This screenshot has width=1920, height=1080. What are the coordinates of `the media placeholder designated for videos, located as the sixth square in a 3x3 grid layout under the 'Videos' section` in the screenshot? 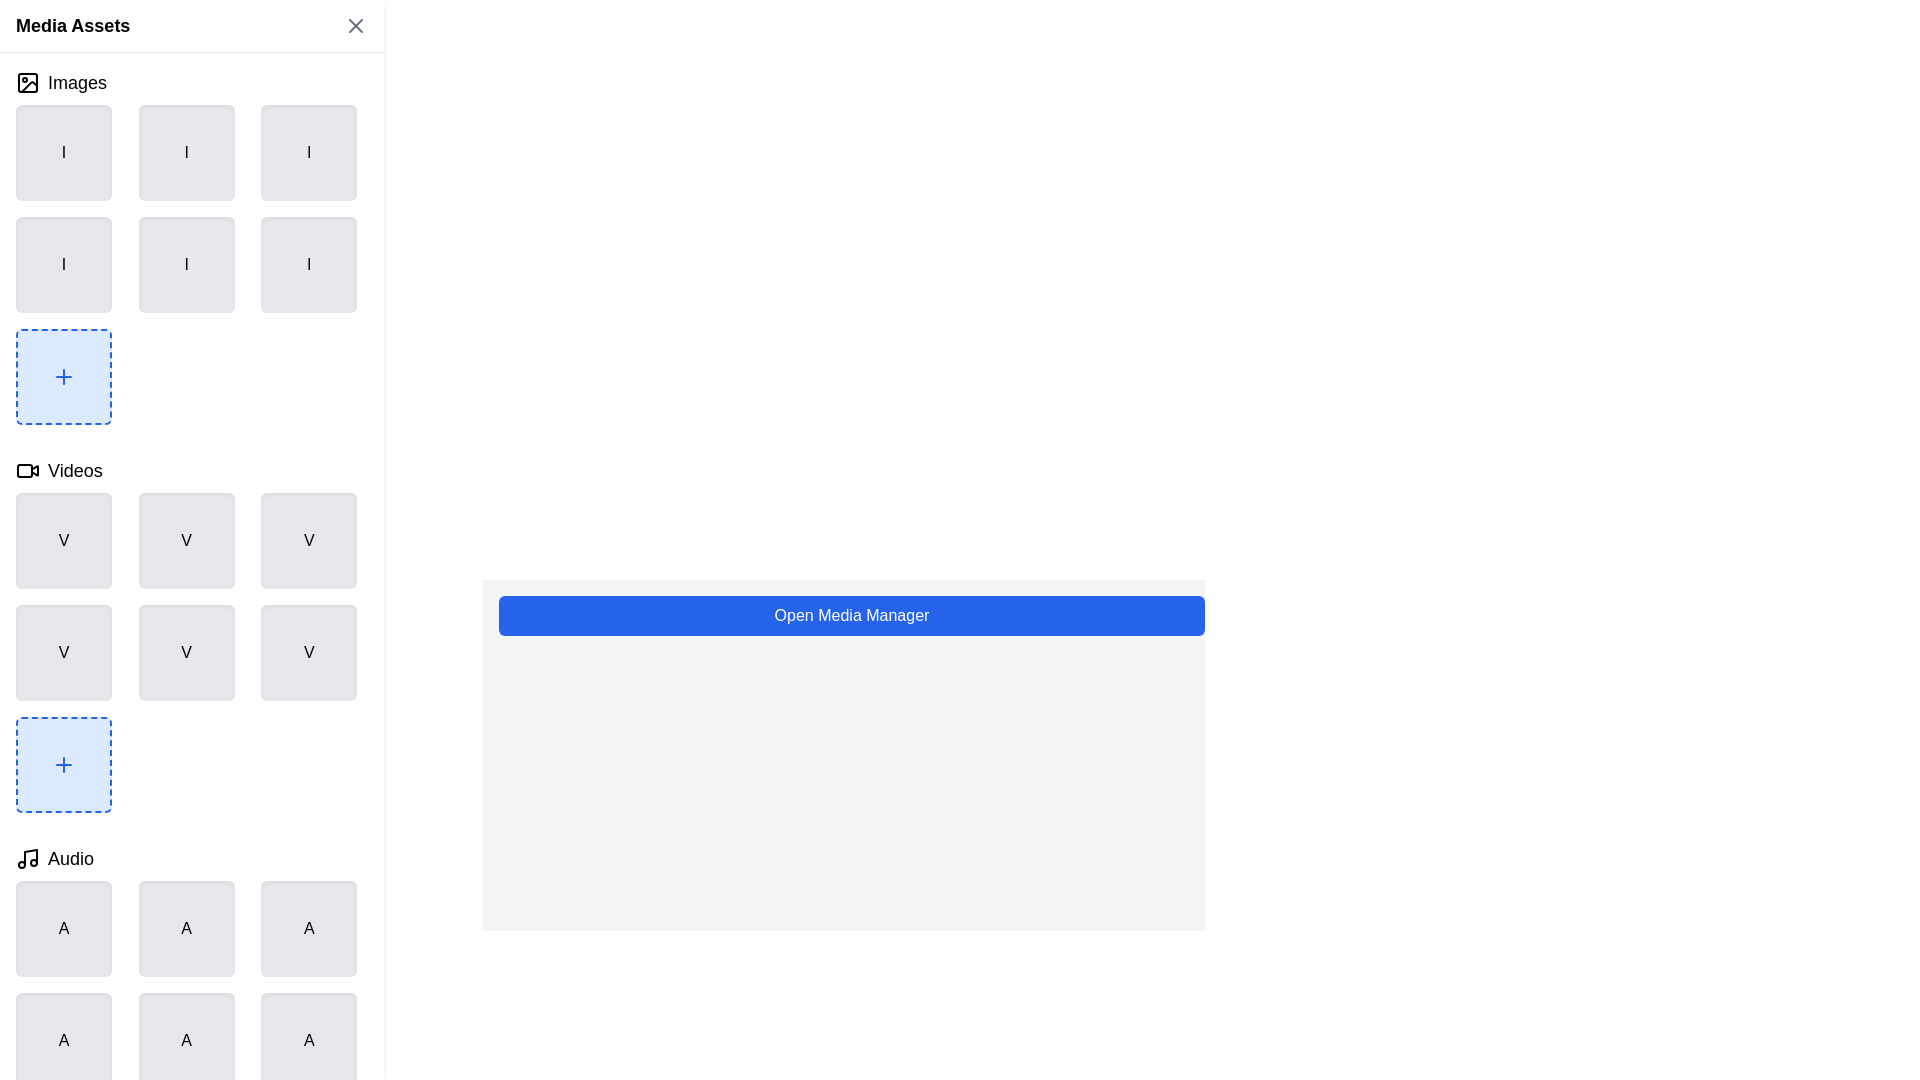 It's located at (308, 652).